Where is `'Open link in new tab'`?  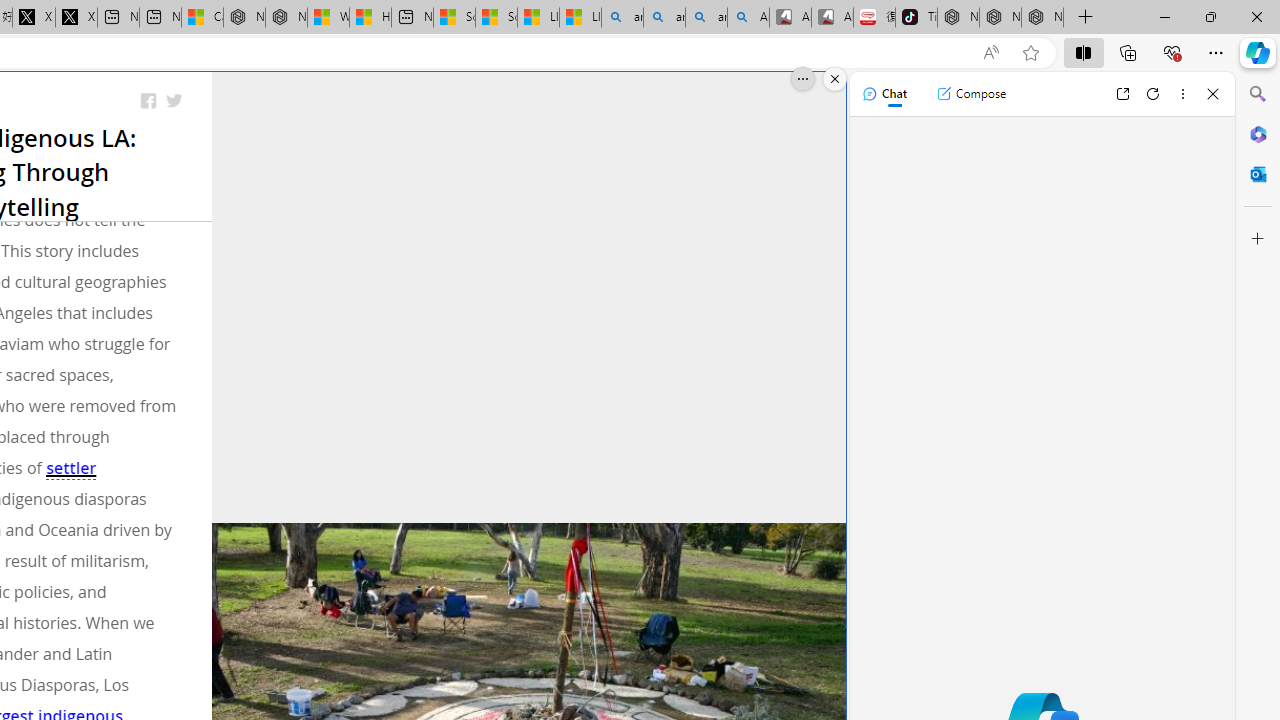
'Open link in new tab' is located at coordinates (1122, 93).